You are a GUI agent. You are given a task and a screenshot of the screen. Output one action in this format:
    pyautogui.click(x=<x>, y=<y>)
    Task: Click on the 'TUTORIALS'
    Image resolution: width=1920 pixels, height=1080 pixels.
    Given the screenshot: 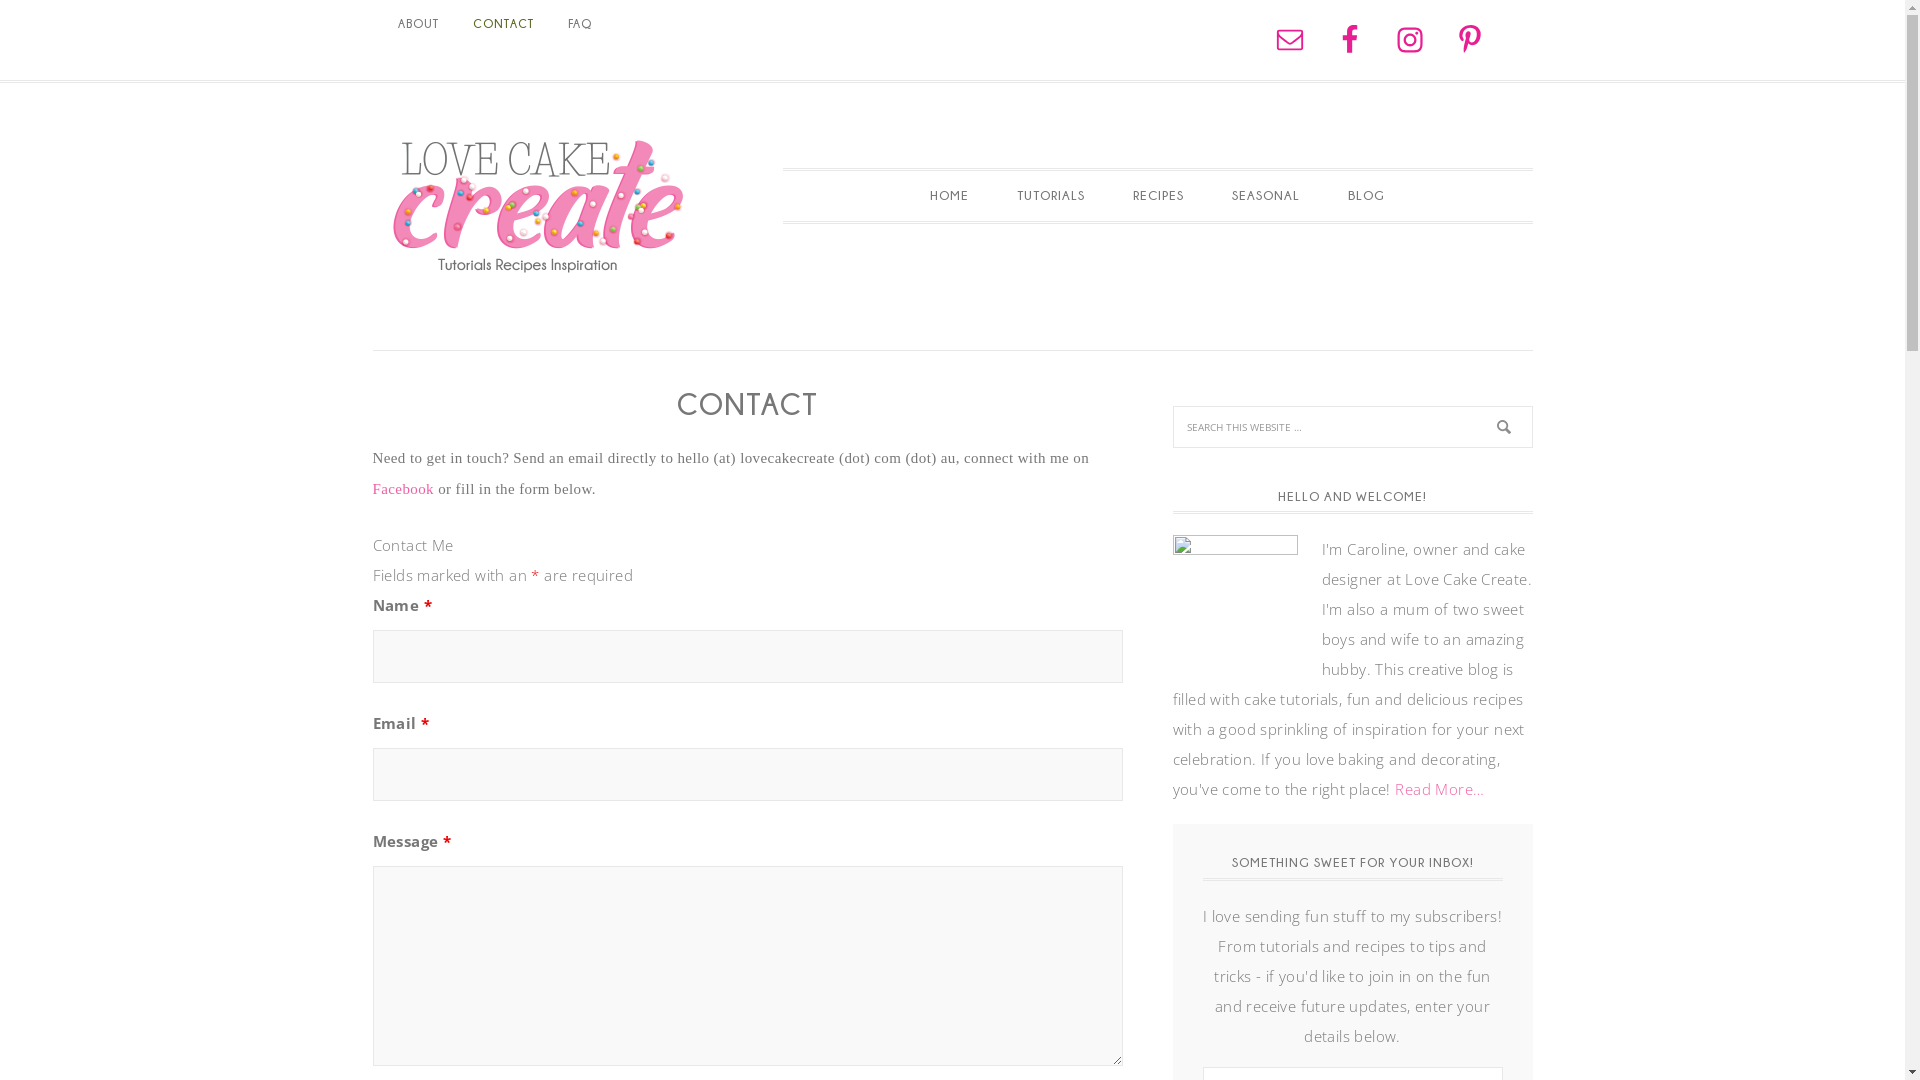 What is the action you would take?
    pyautogui.click(x=1050, y=196)
    